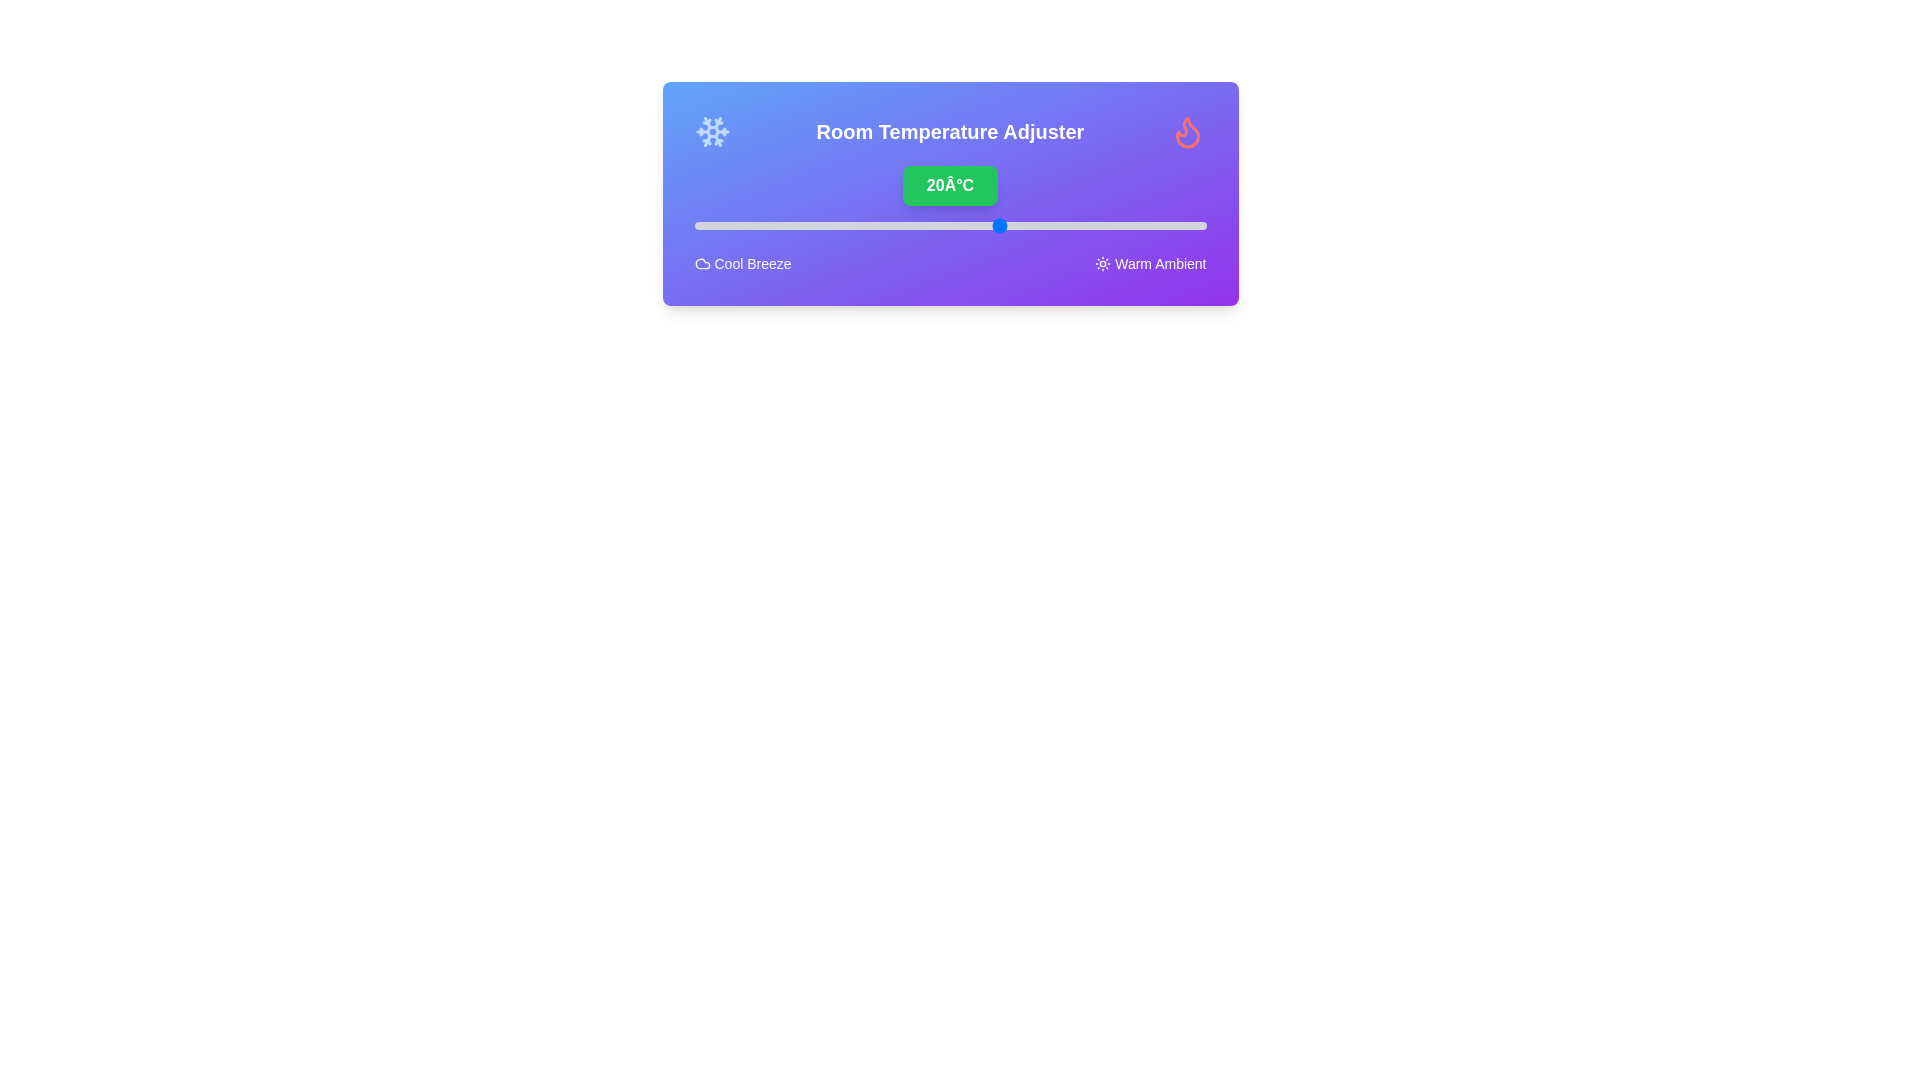 This screenshot has height=1080, width=1920. What do you see at coordinates (712, 131) in the screenshot?
I see `snowflake icon to adjust the temperature settings` at bounding box center [712, 131].